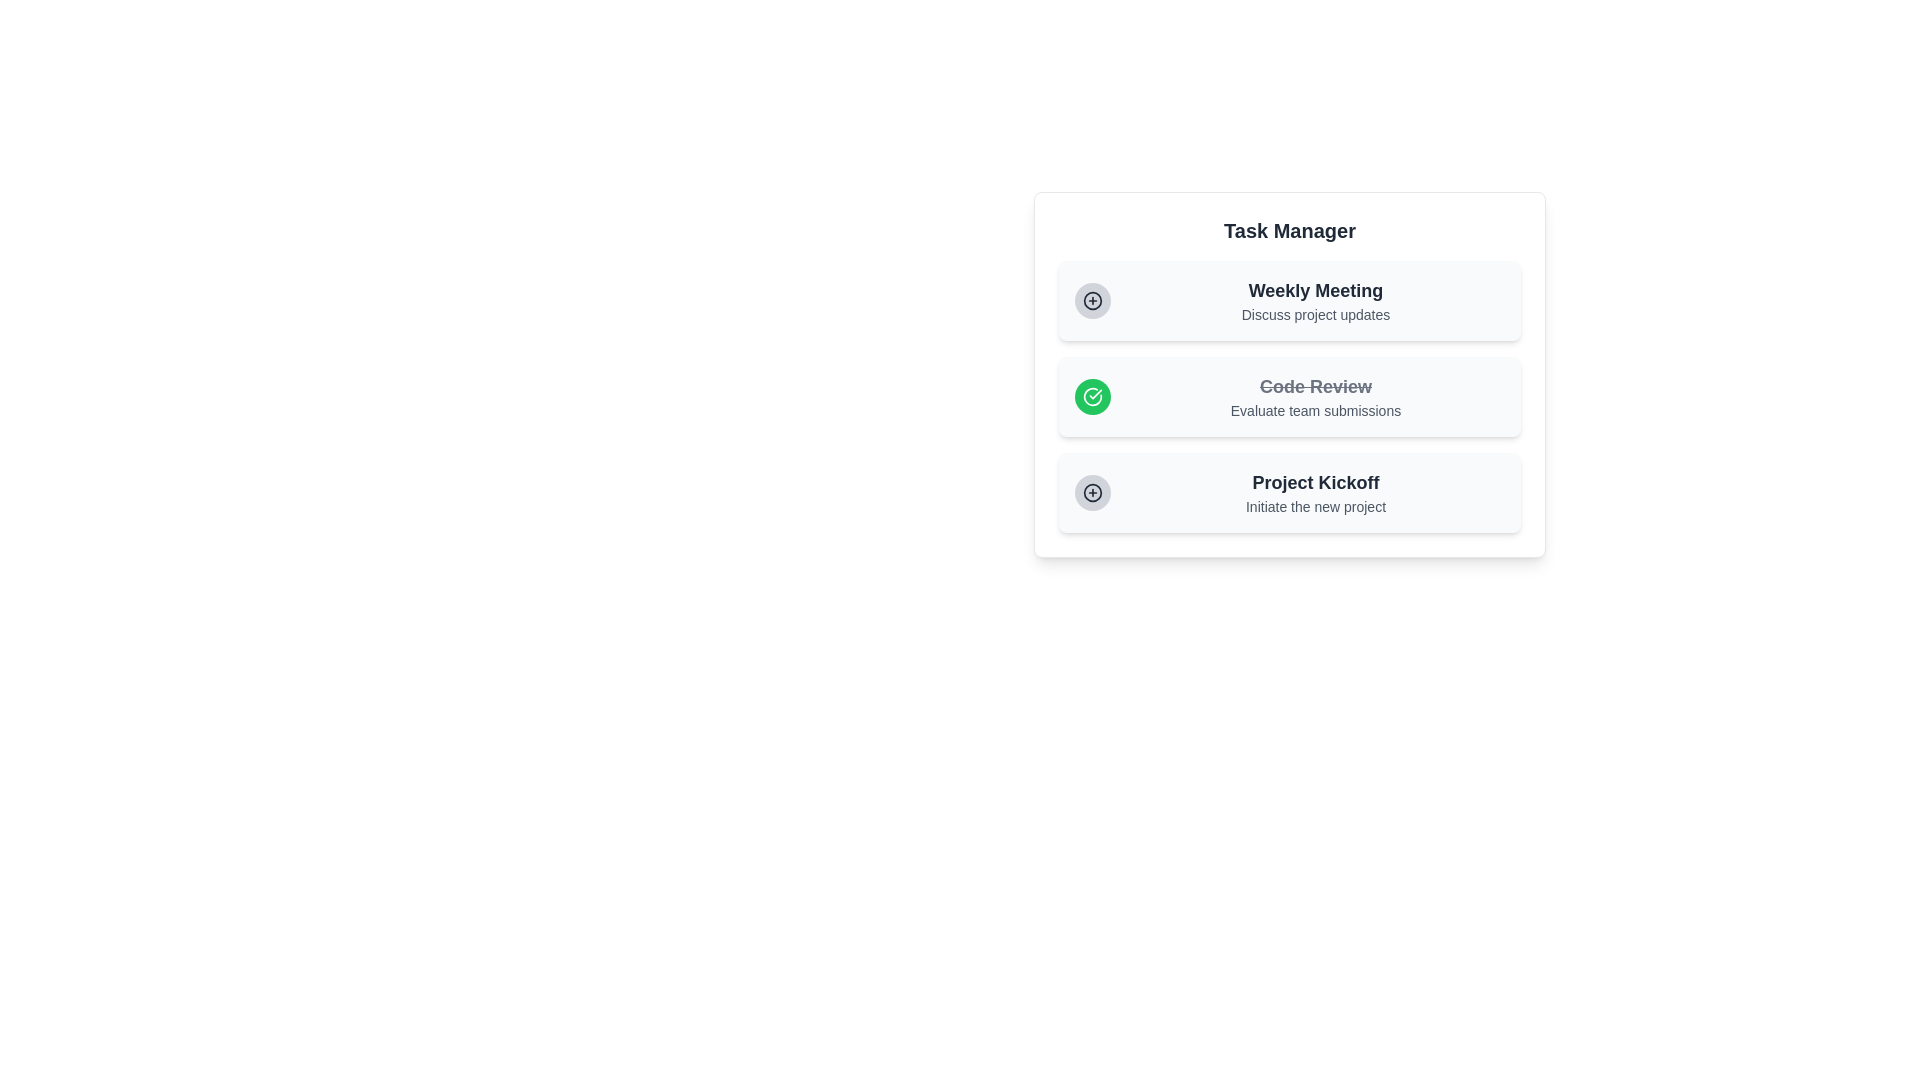  Describe the element at coordinates (1315, 290) in the screenshot. I see `the bold-text title 'Weekly Meeting' by interacting with it for further actions` at that location.